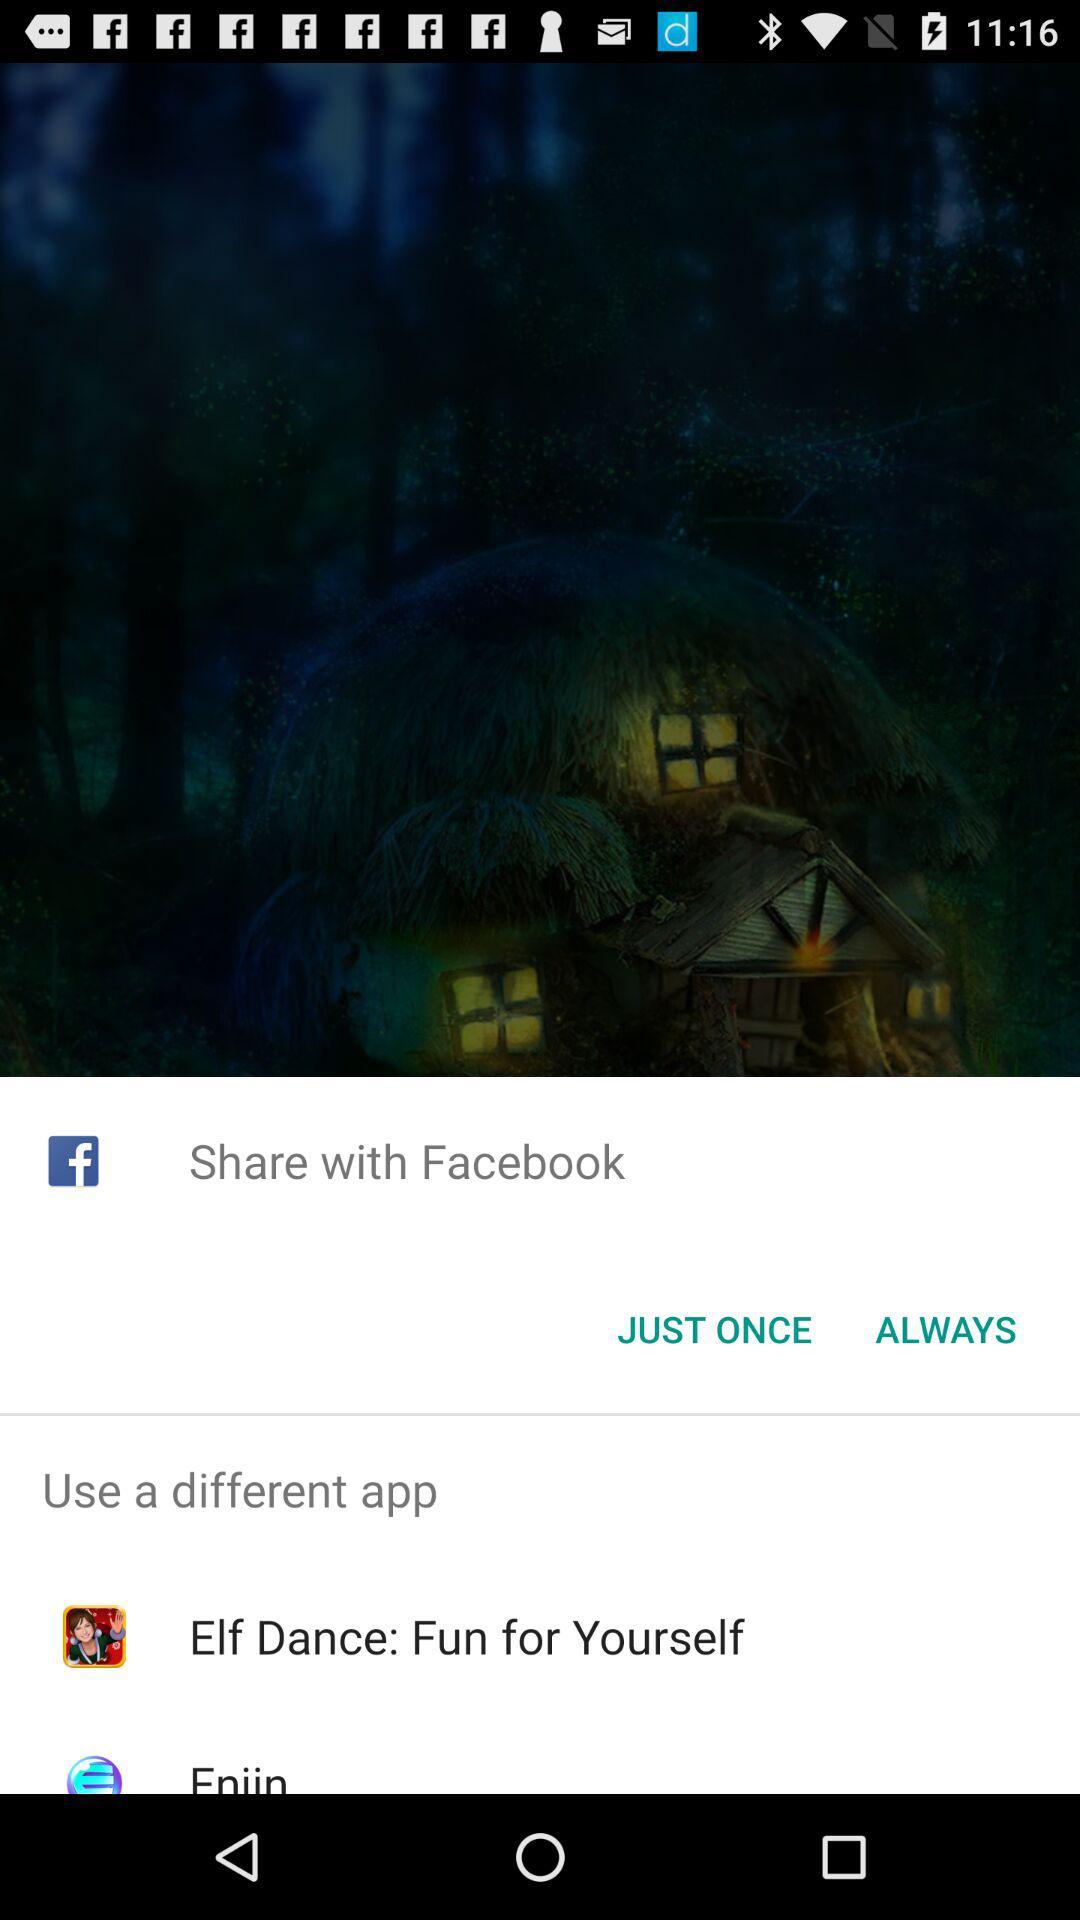 This screenshot has width=1080, height=1920. I want to click on the item below the use a different, so click(466, 1636).